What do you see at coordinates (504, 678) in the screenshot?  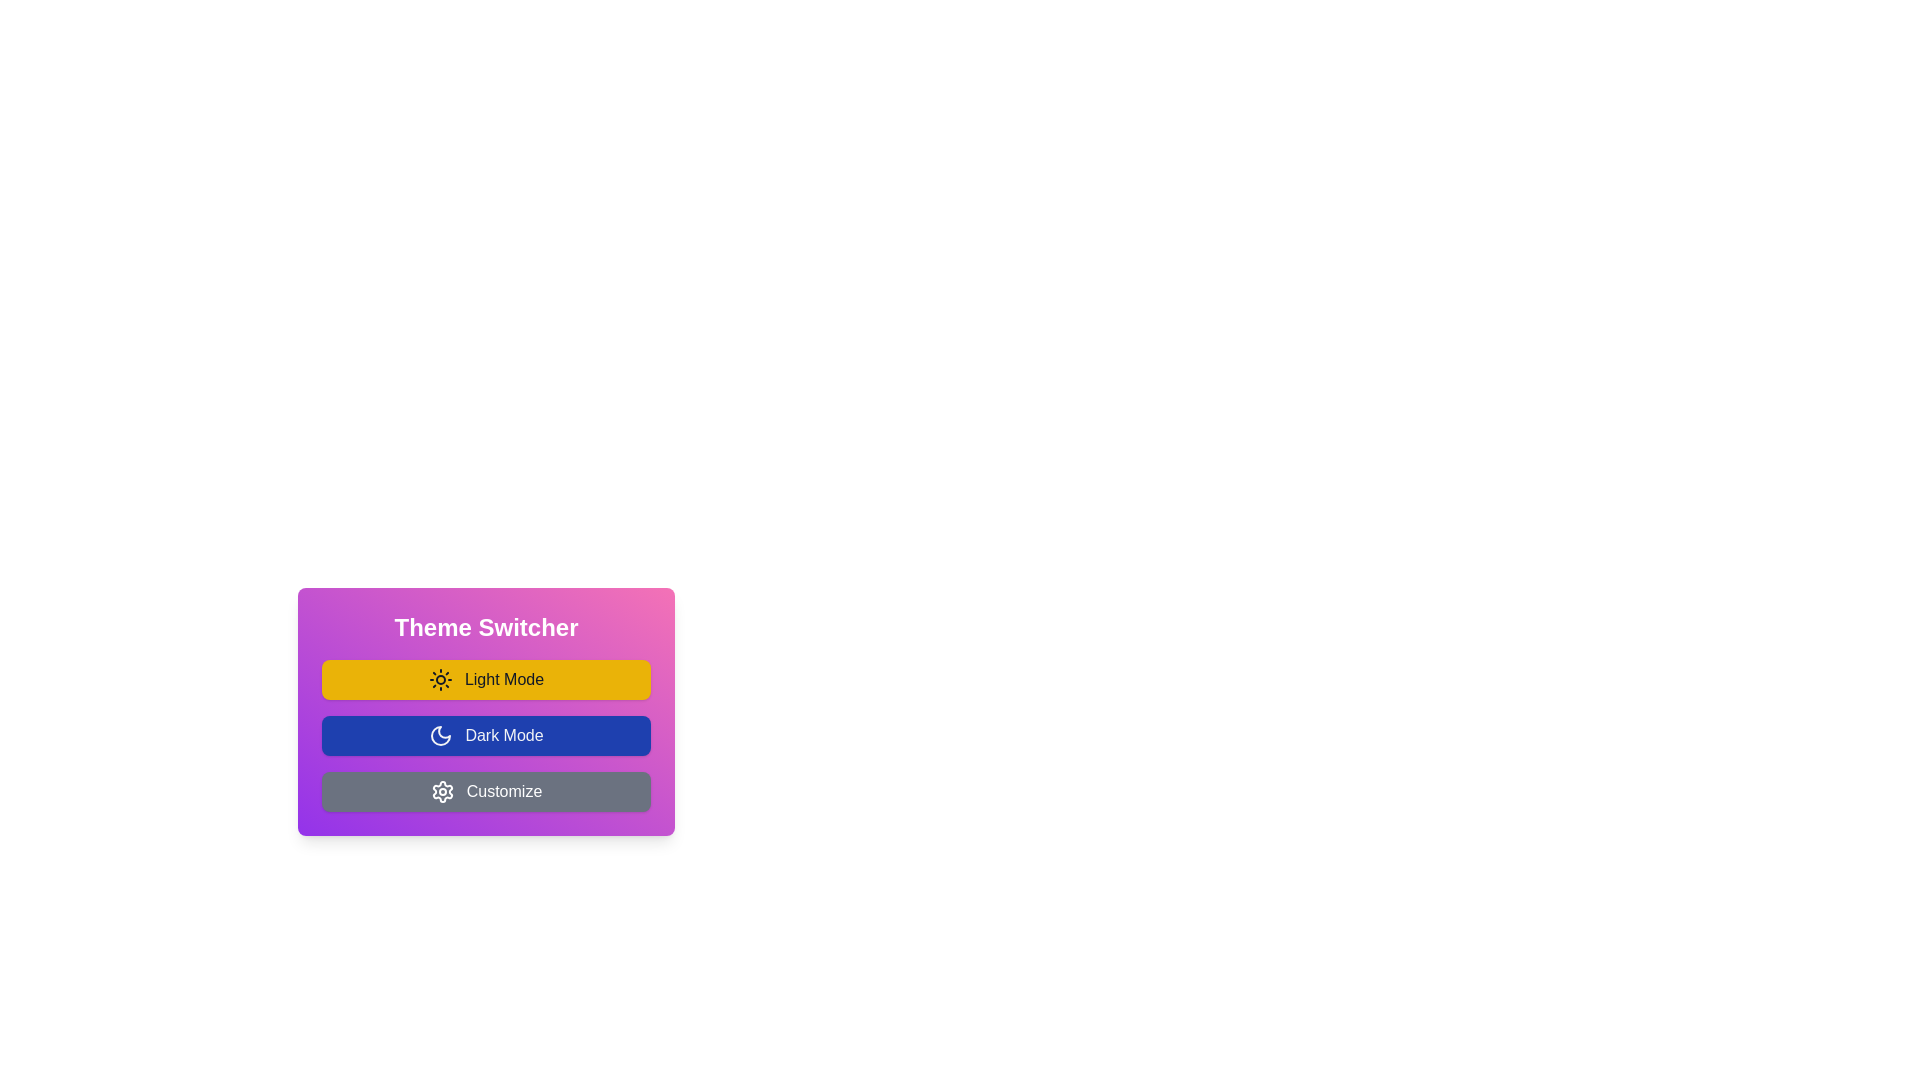 I see `the 'Light Mode' text within the yellow rectangular button in the theme switcher menu, which is the first button at the top of the stack` at bounding box center [504, 678].